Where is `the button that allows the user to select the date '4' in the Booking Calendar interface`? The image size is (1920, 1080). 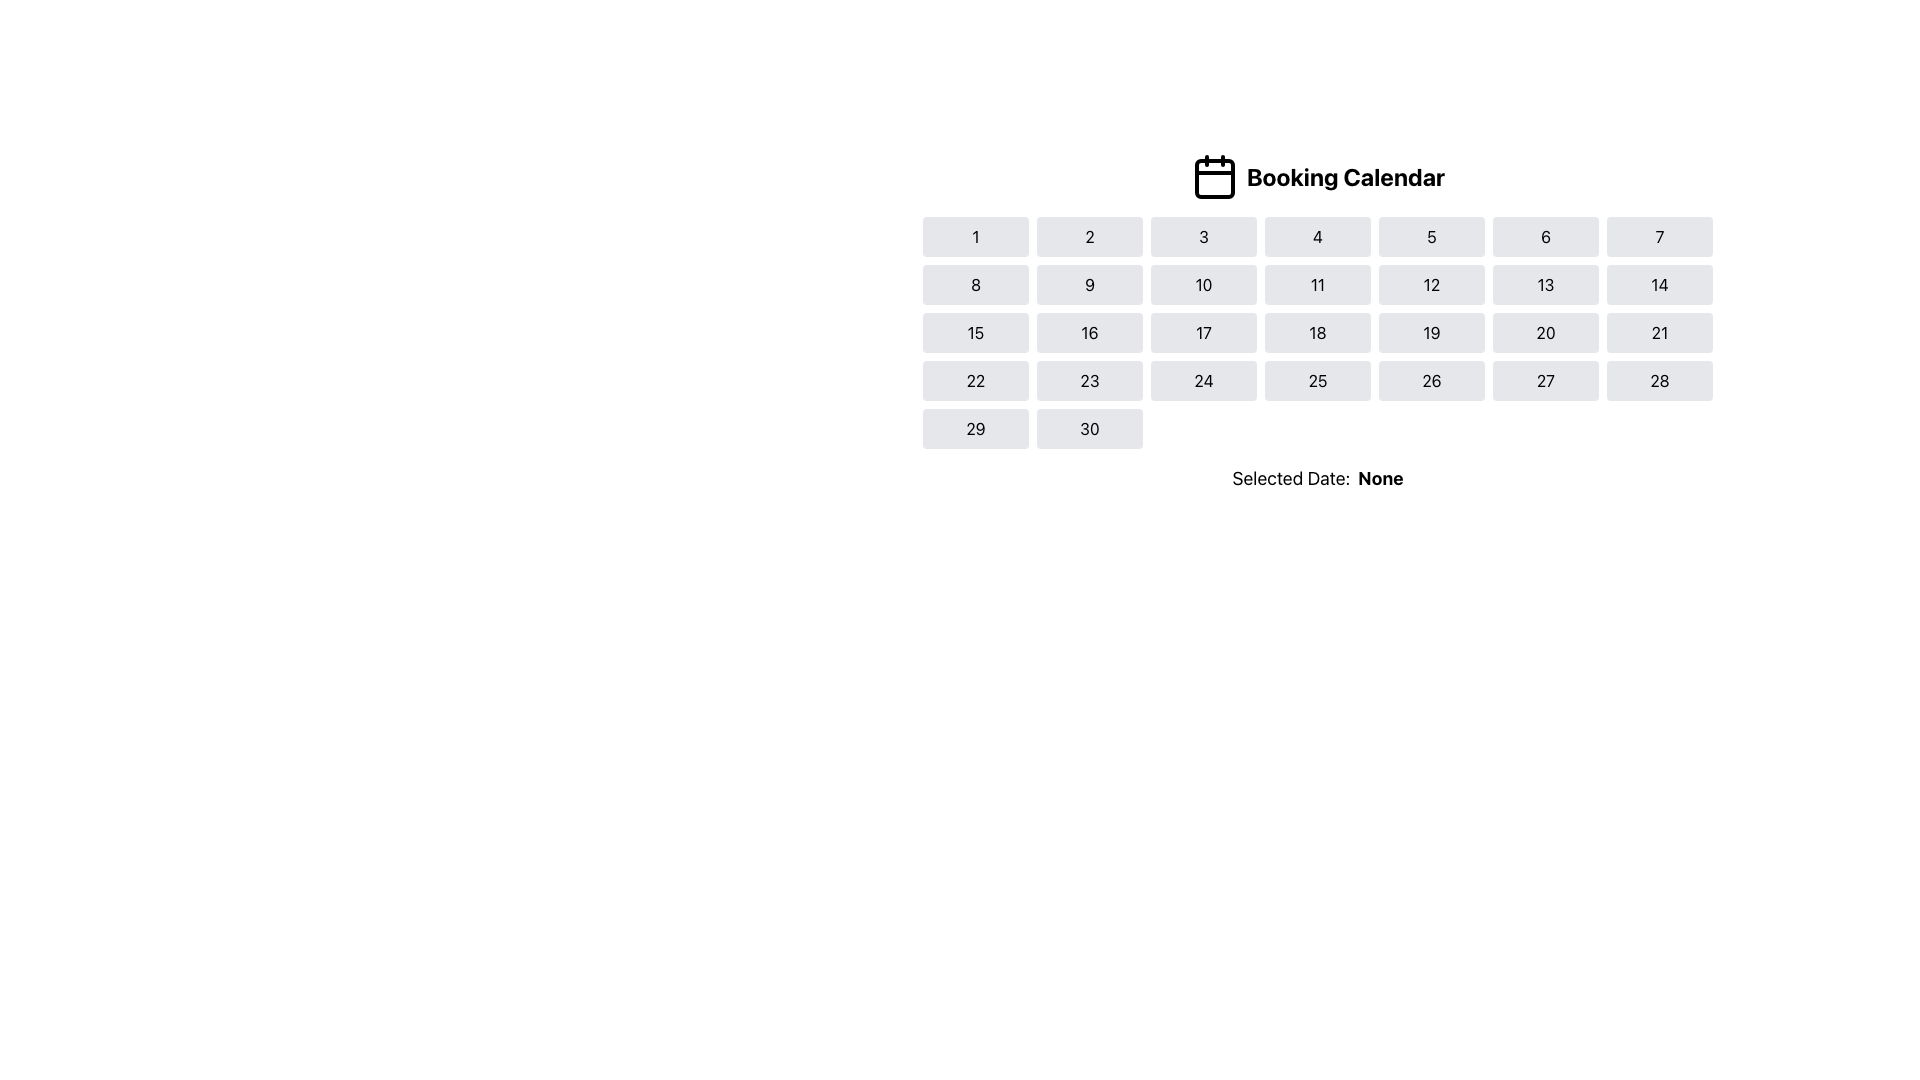 the button that allows the user to select the date '4' in the Booking Calendar interface is located at coordinates (1318, 235).